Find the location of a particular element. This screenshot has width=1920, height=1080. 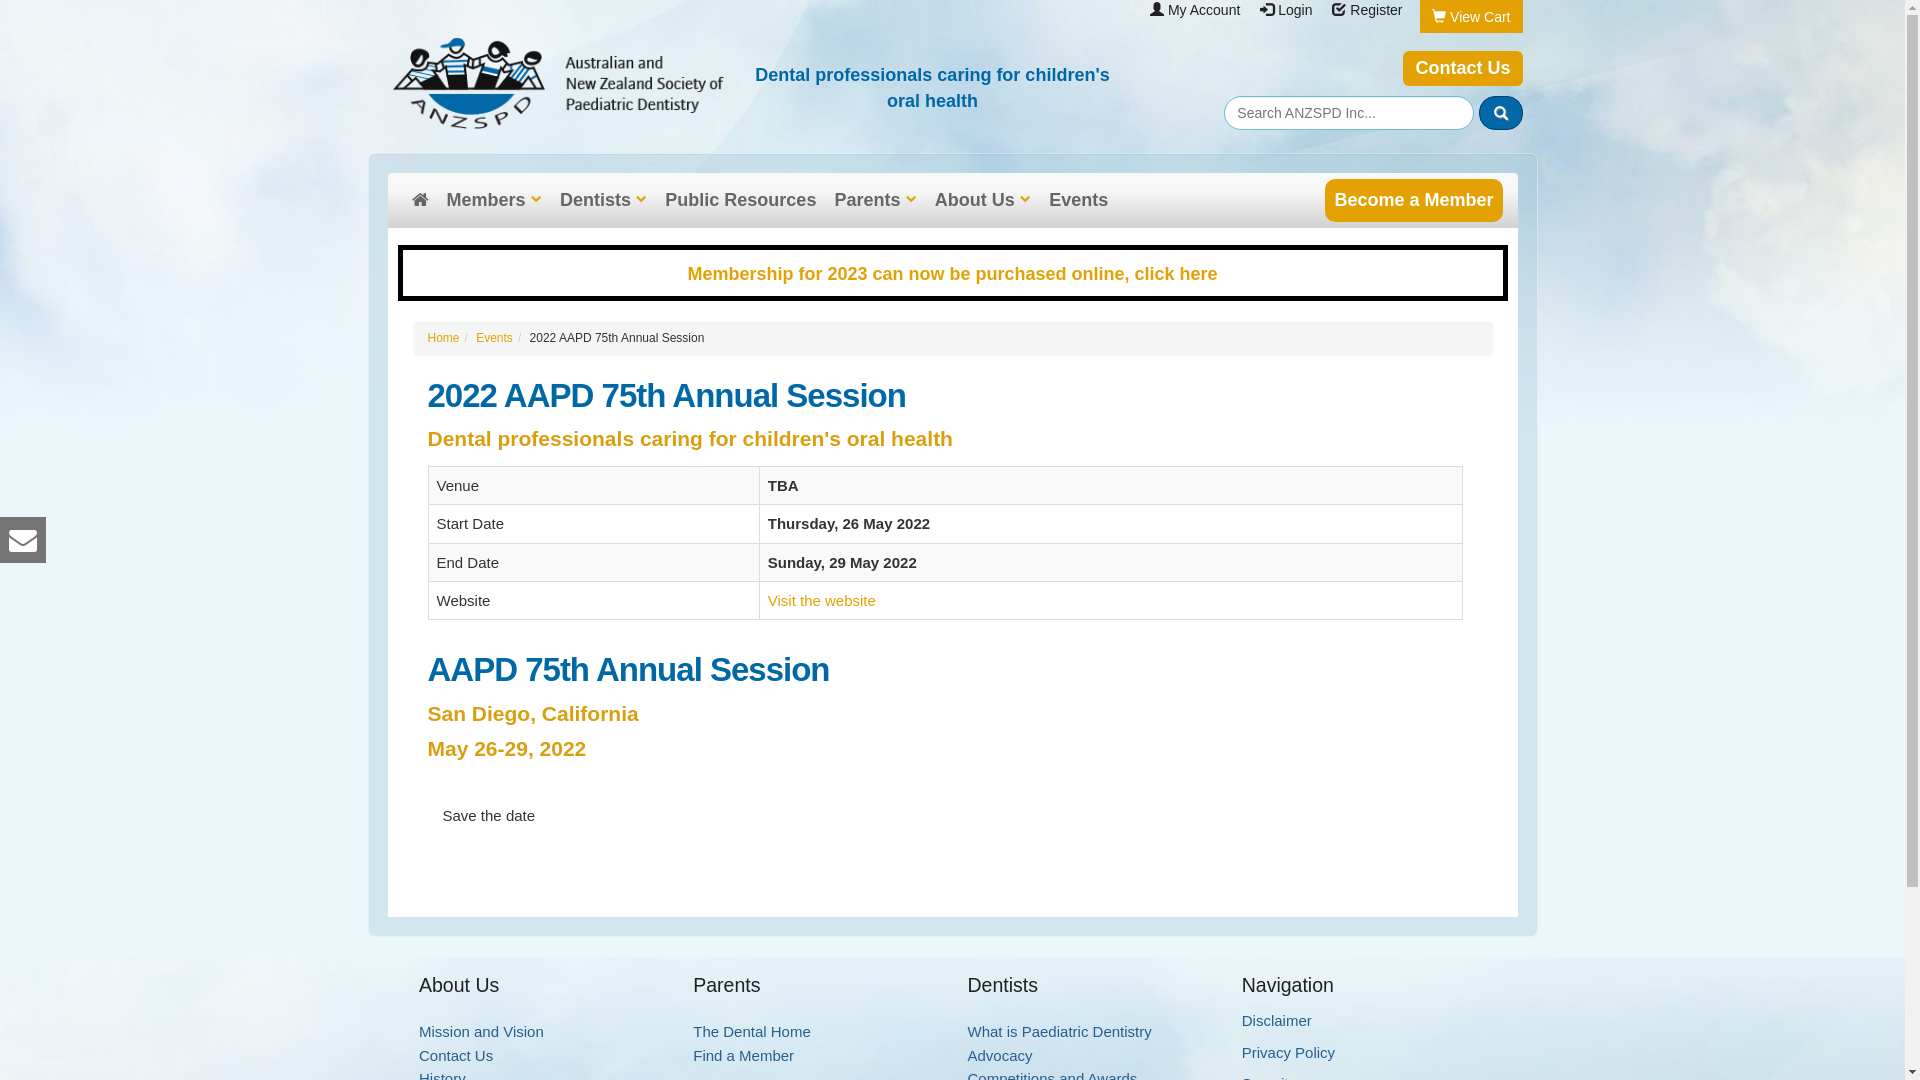

'ANZSPD Inc' is located at coordinates (557, 82).